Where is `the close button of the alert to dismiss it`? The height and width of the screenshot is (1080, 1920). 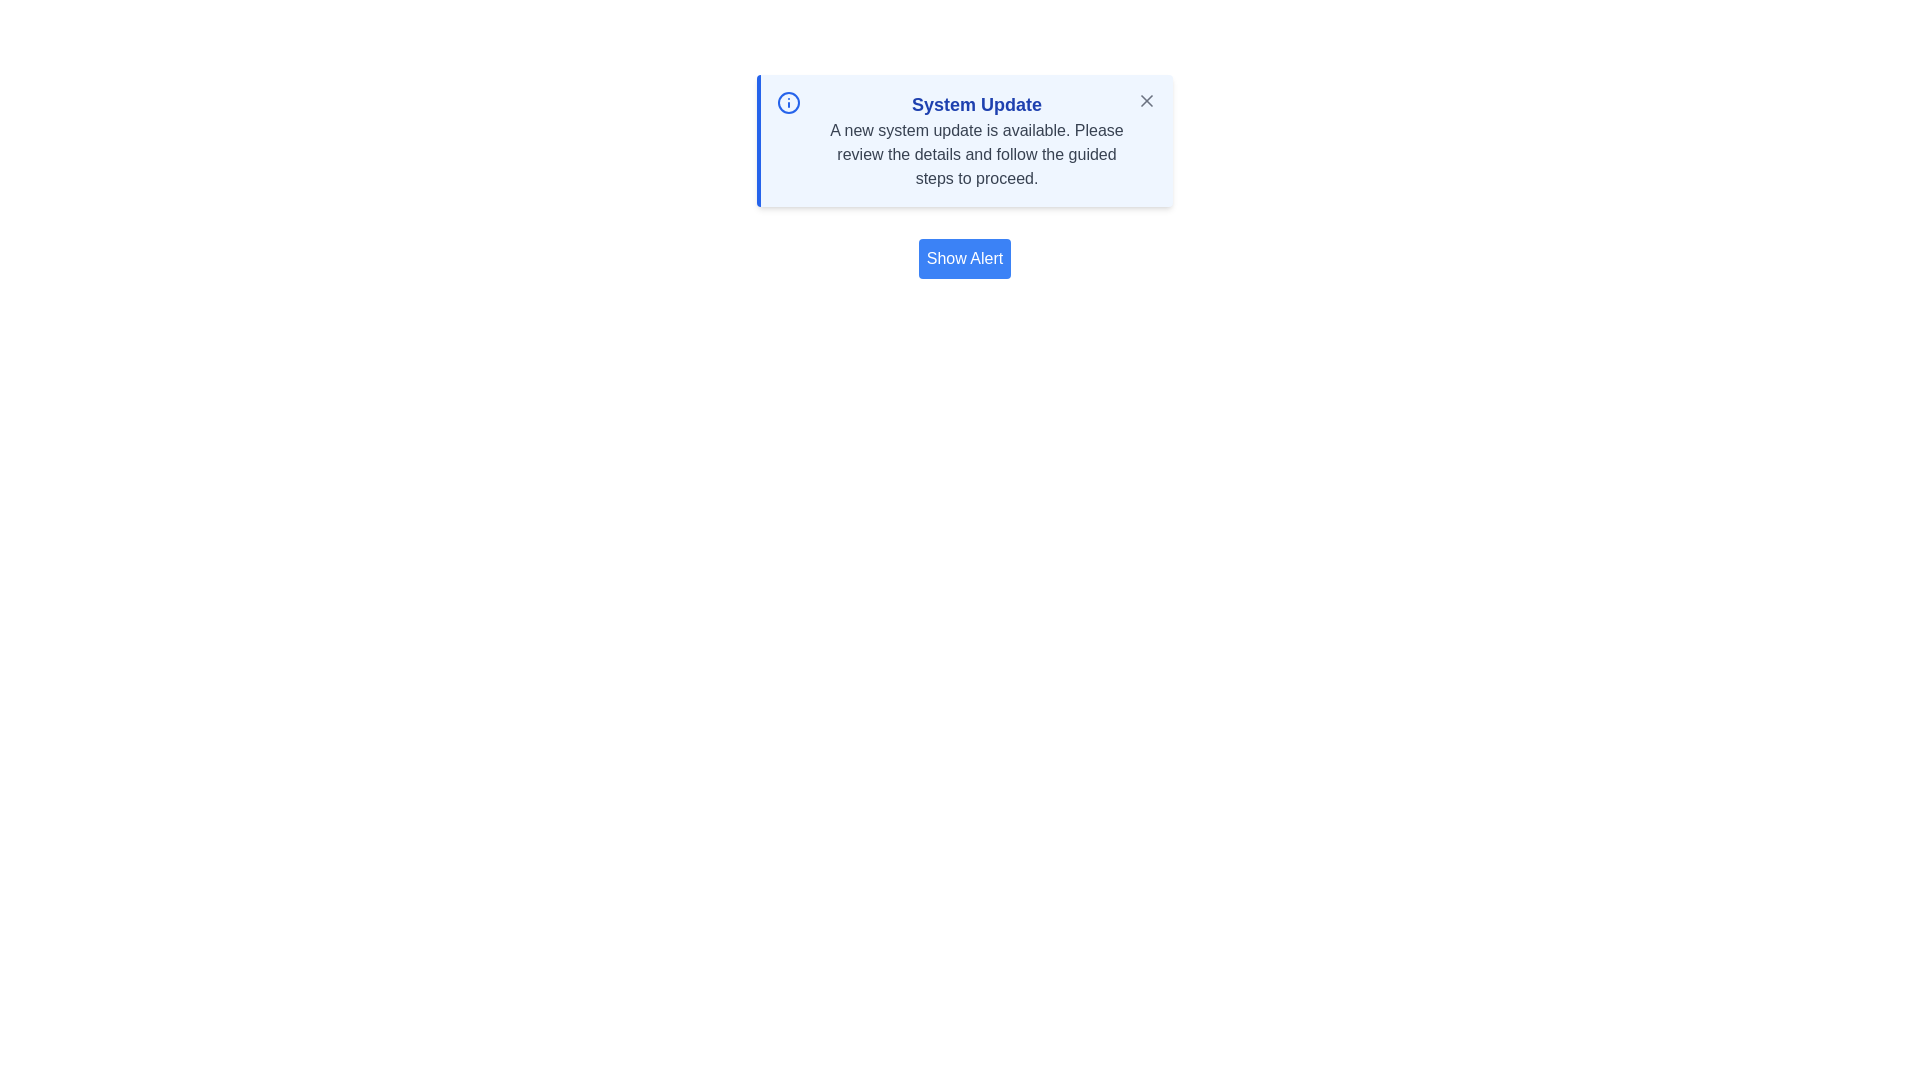
the close button of the alert to dismiss it is located at coordinates (1147, 100).